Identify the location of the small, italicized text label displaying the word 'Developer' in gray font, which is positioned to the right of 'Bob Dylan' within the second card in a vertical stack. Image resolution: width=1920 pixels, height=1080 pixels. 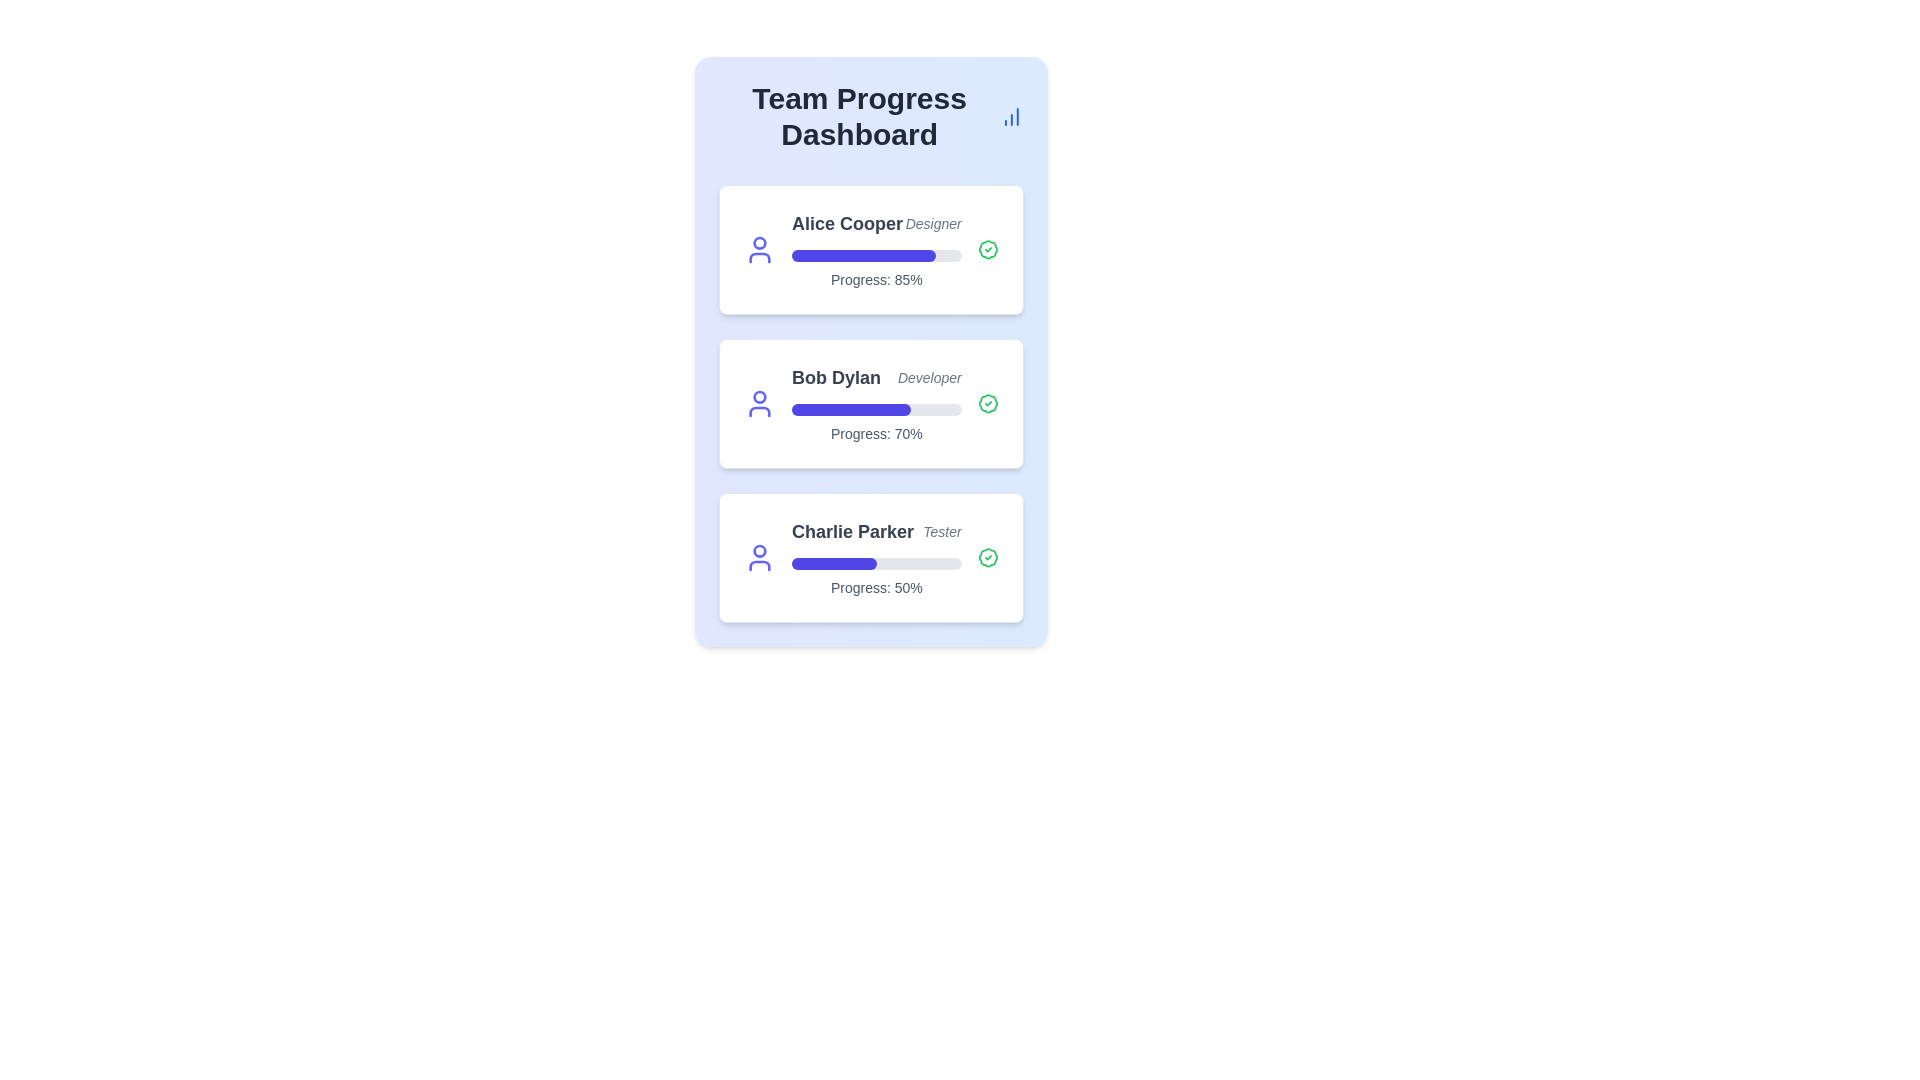
(928, 378).